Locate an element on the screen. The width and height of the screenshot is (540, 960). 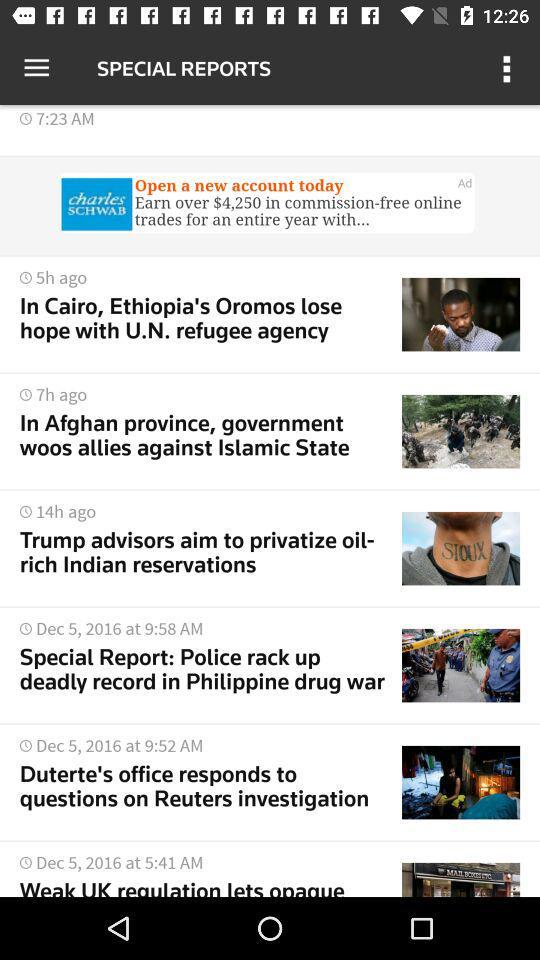
share link opttion is located at coordinates (270, 205).